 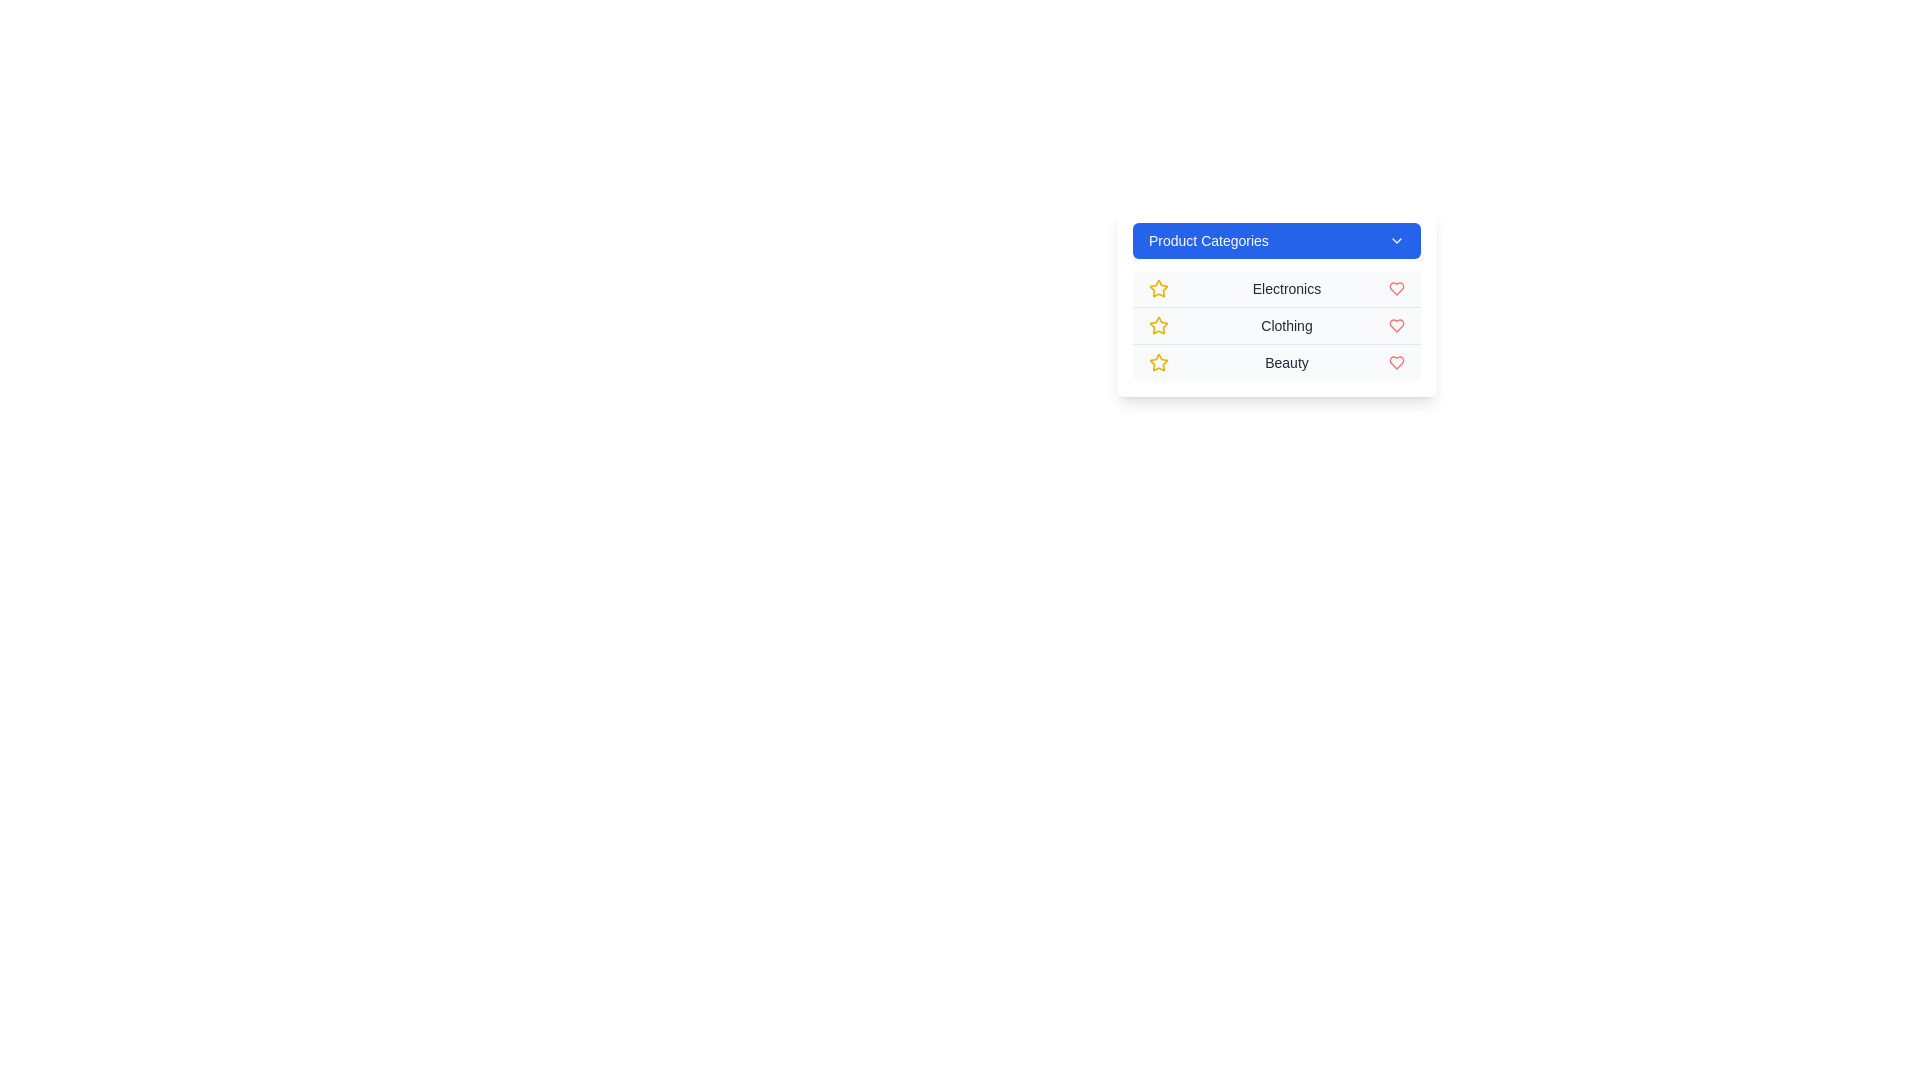 What do you see at coordinates (1158, 289) in the screenshot?
I see `the star icon next to the Electronics category` at bounding box center [1158, 289].